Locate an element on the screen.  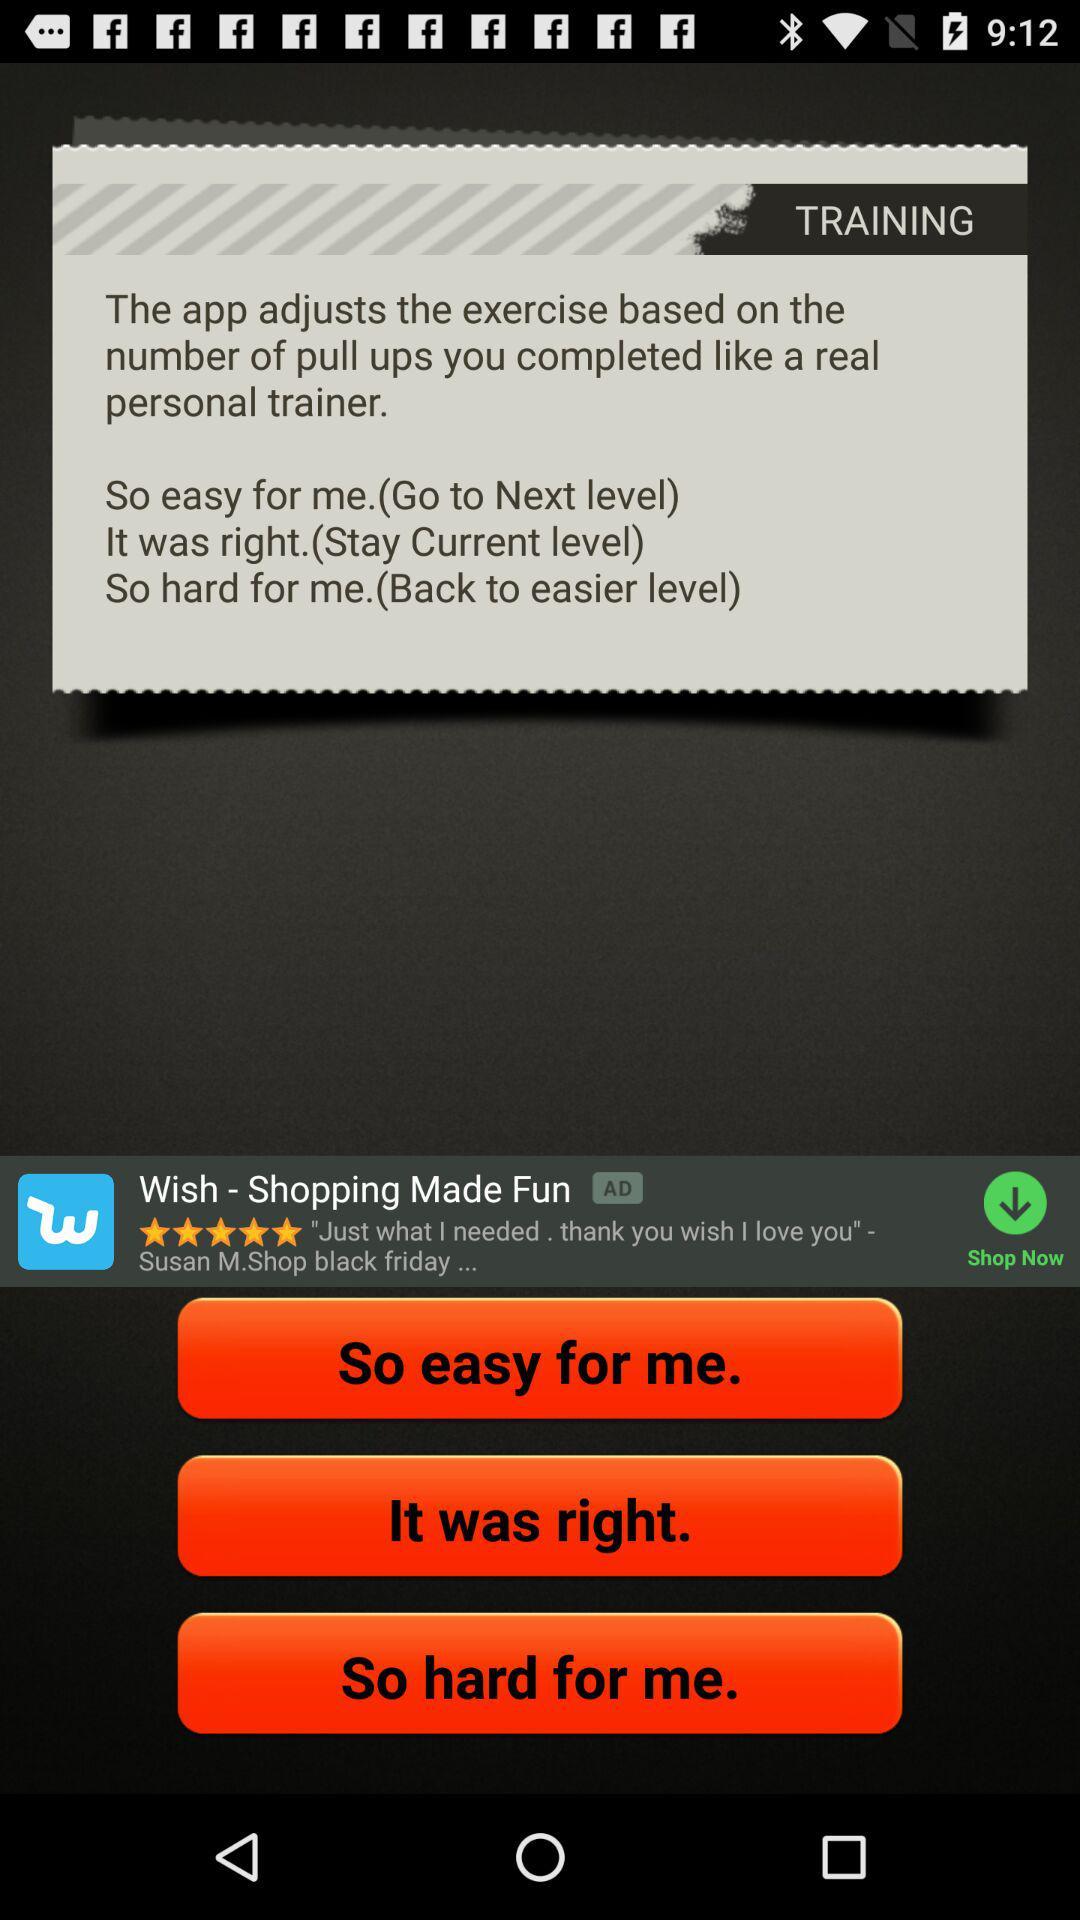
it was right. icon is located at coordinates (540, 1518).